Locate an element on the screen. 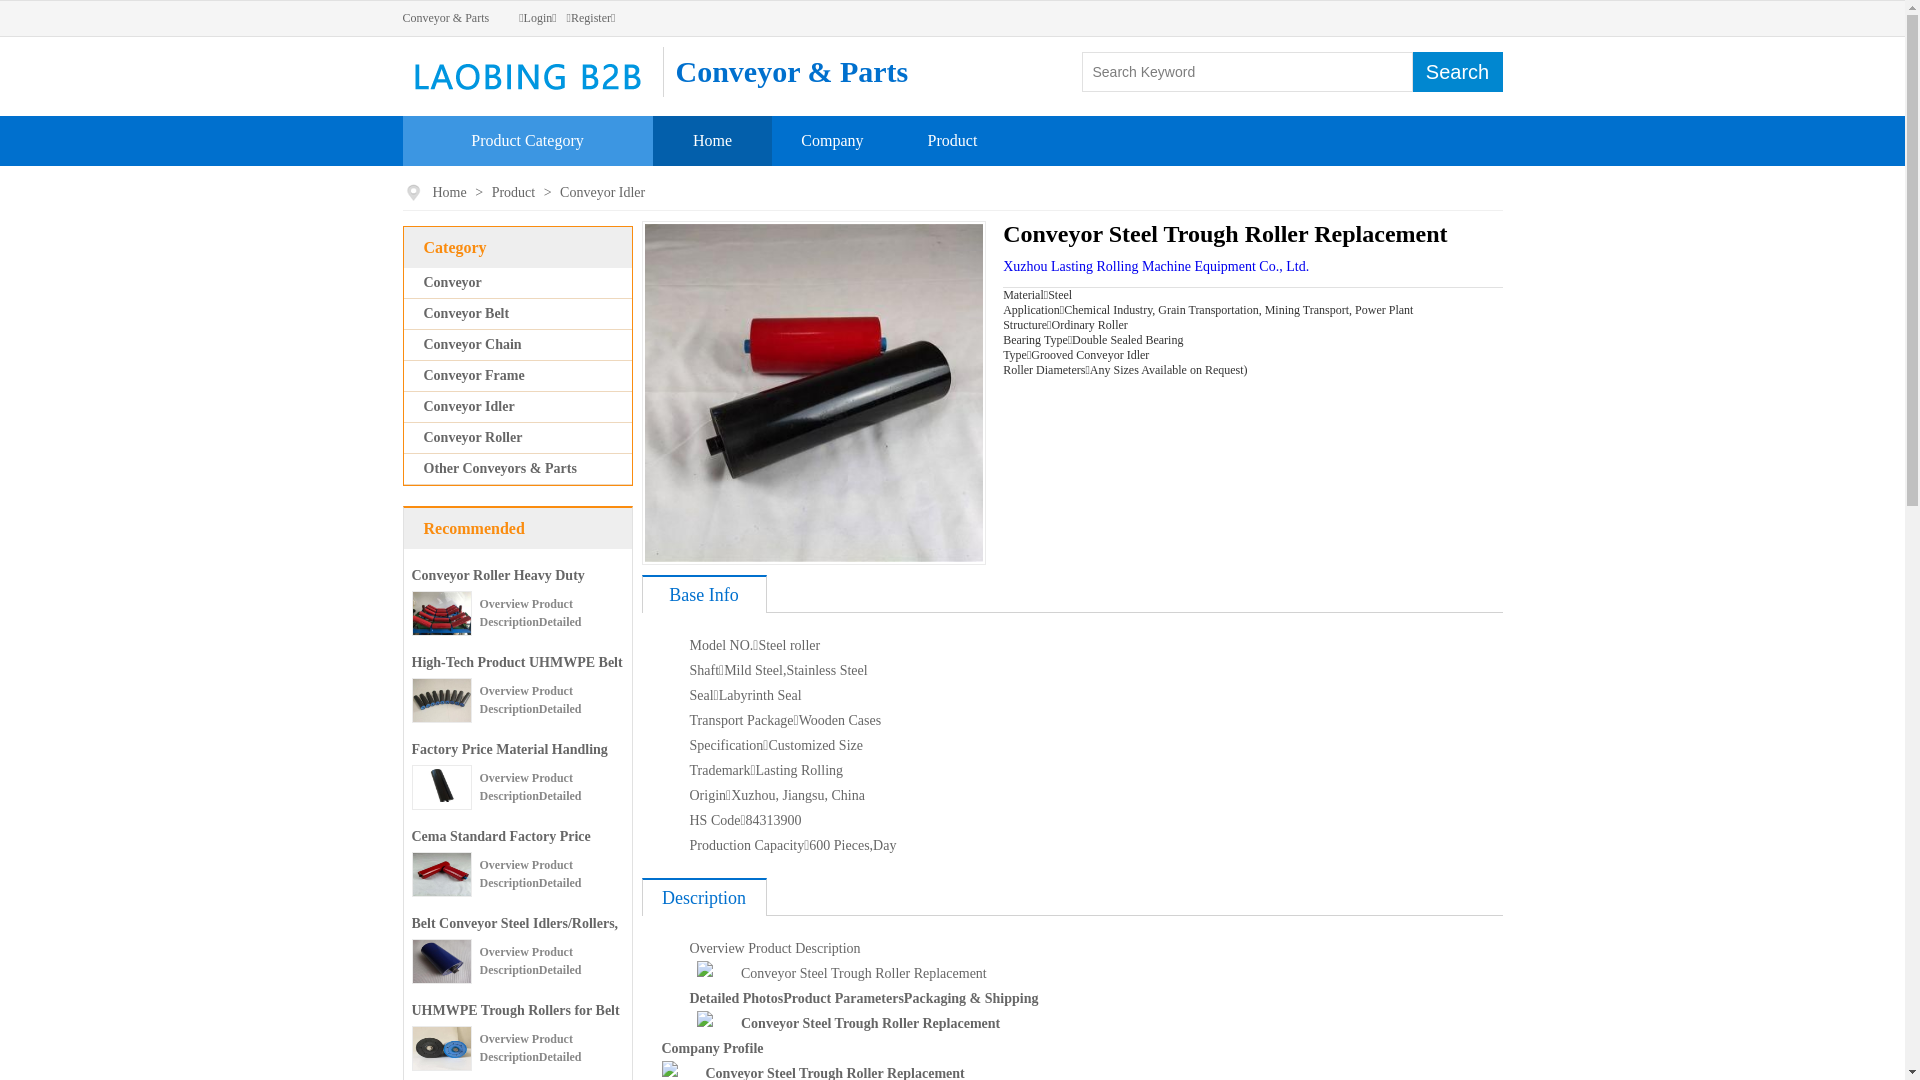 The width and height of the screenshot is (1920, 1080). 'Home' is located at coordinates (712, 139).